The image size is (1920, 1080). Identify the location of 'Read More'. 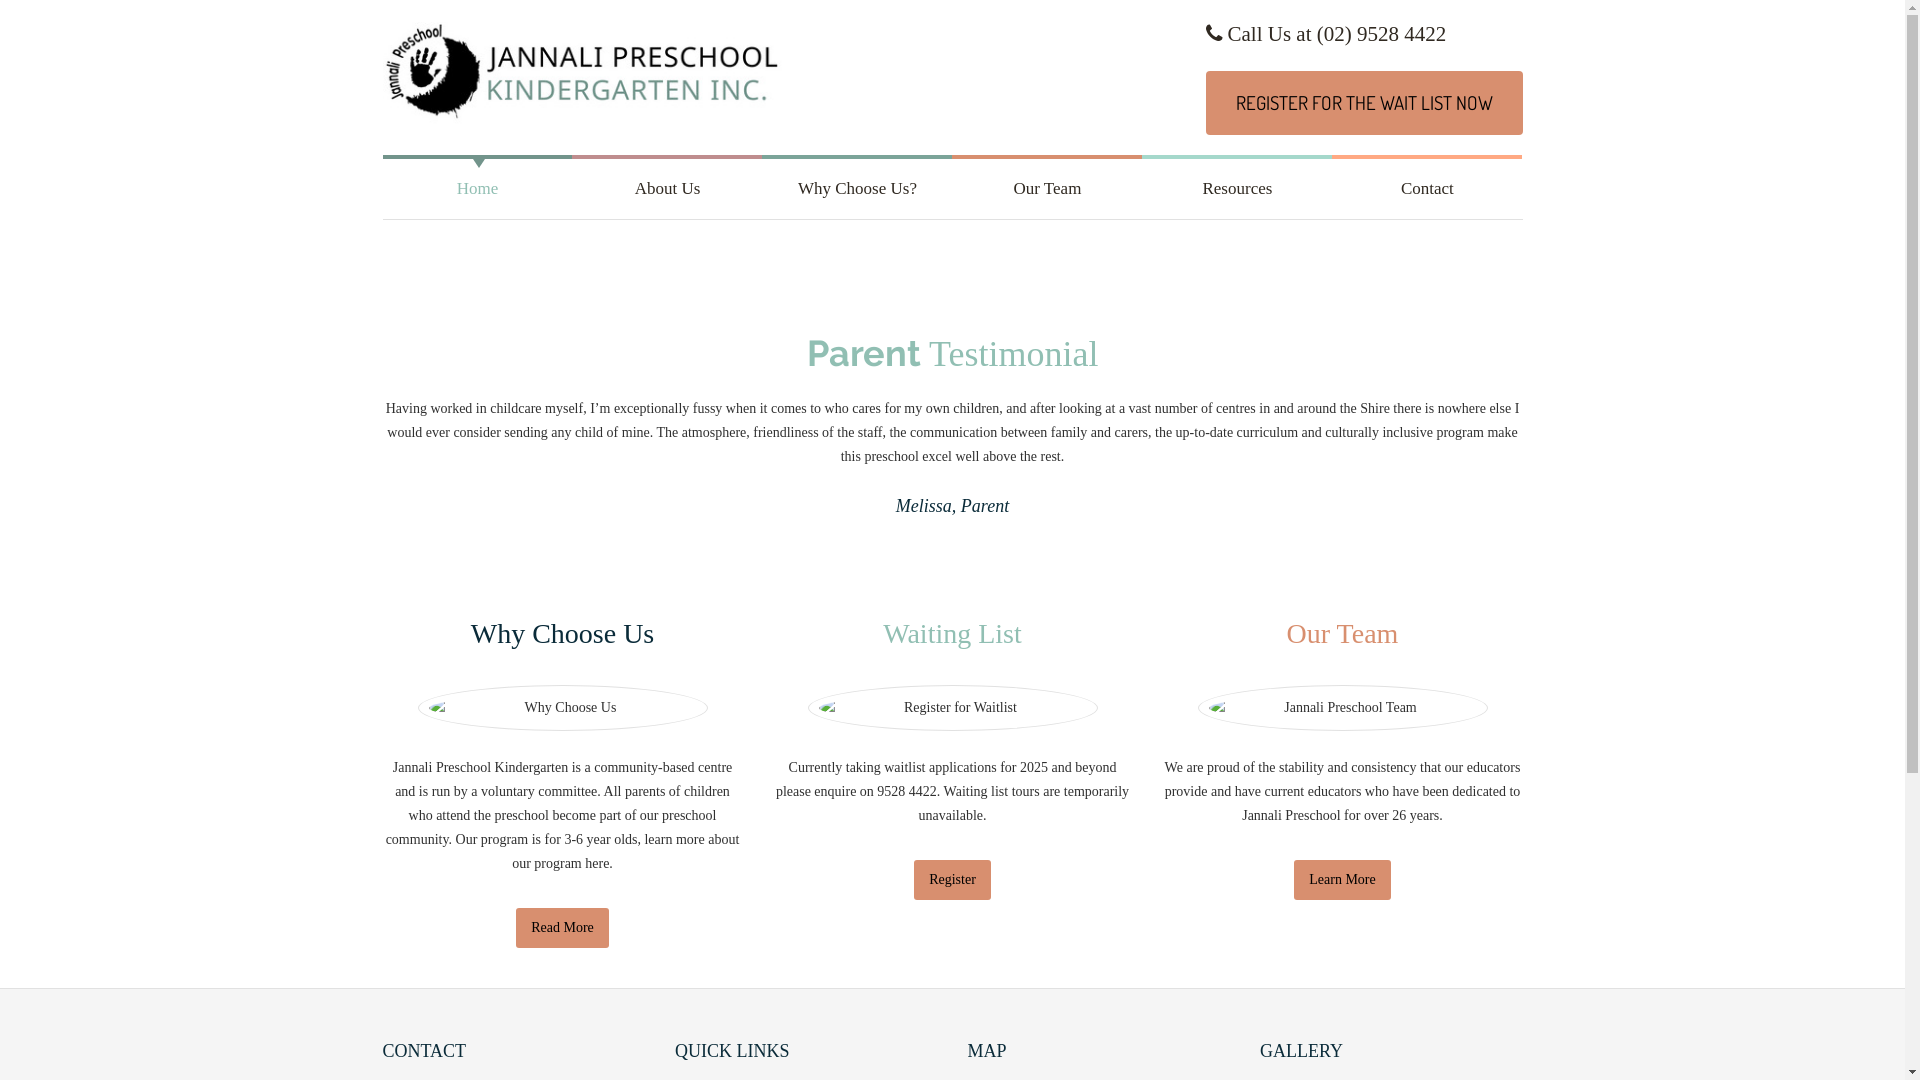
(561, 928).